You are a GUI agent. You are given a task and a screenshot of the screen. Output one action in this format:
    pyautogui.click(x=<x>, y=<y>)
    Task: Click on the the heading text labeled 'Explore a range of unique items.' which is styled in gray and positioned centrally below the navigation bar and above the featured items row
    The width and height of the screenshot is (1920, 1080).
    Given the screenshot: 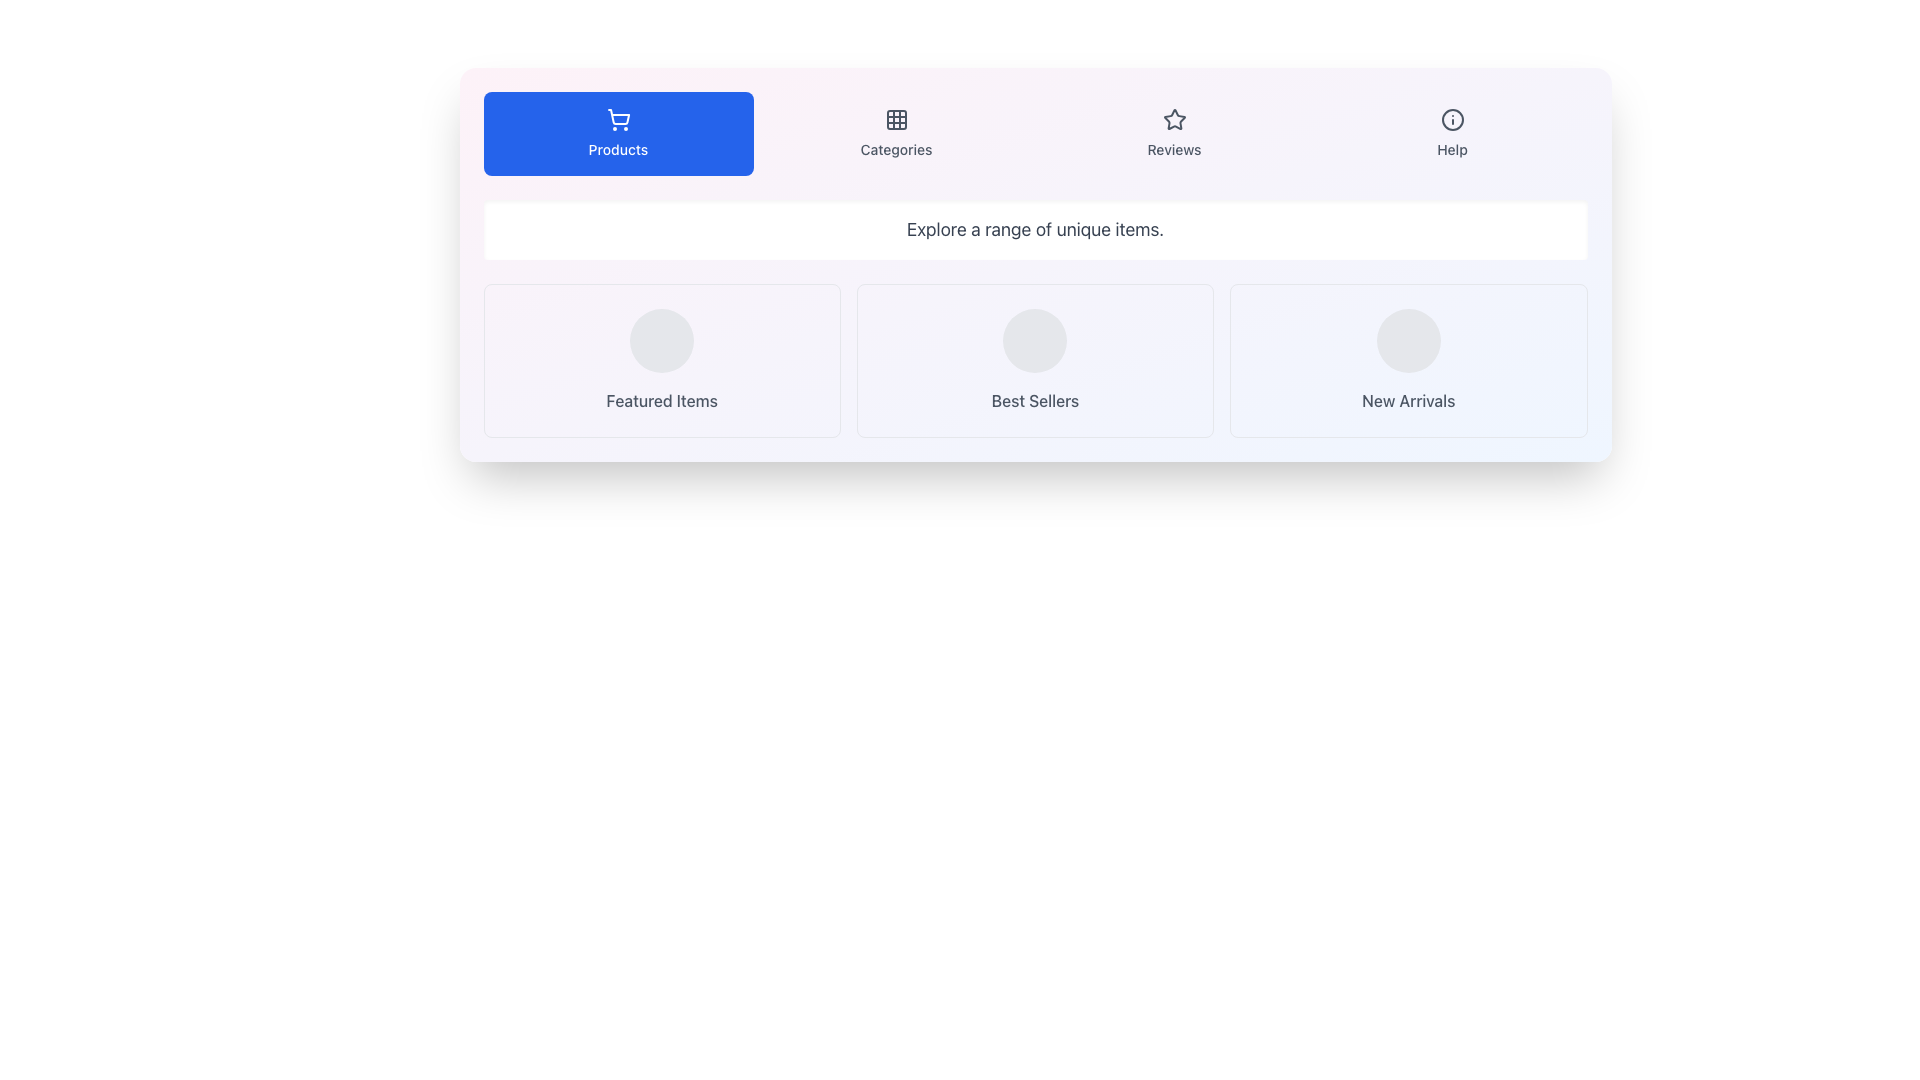 What is the action you would take?
    pyautogui.click(x=1035, y=229)
    